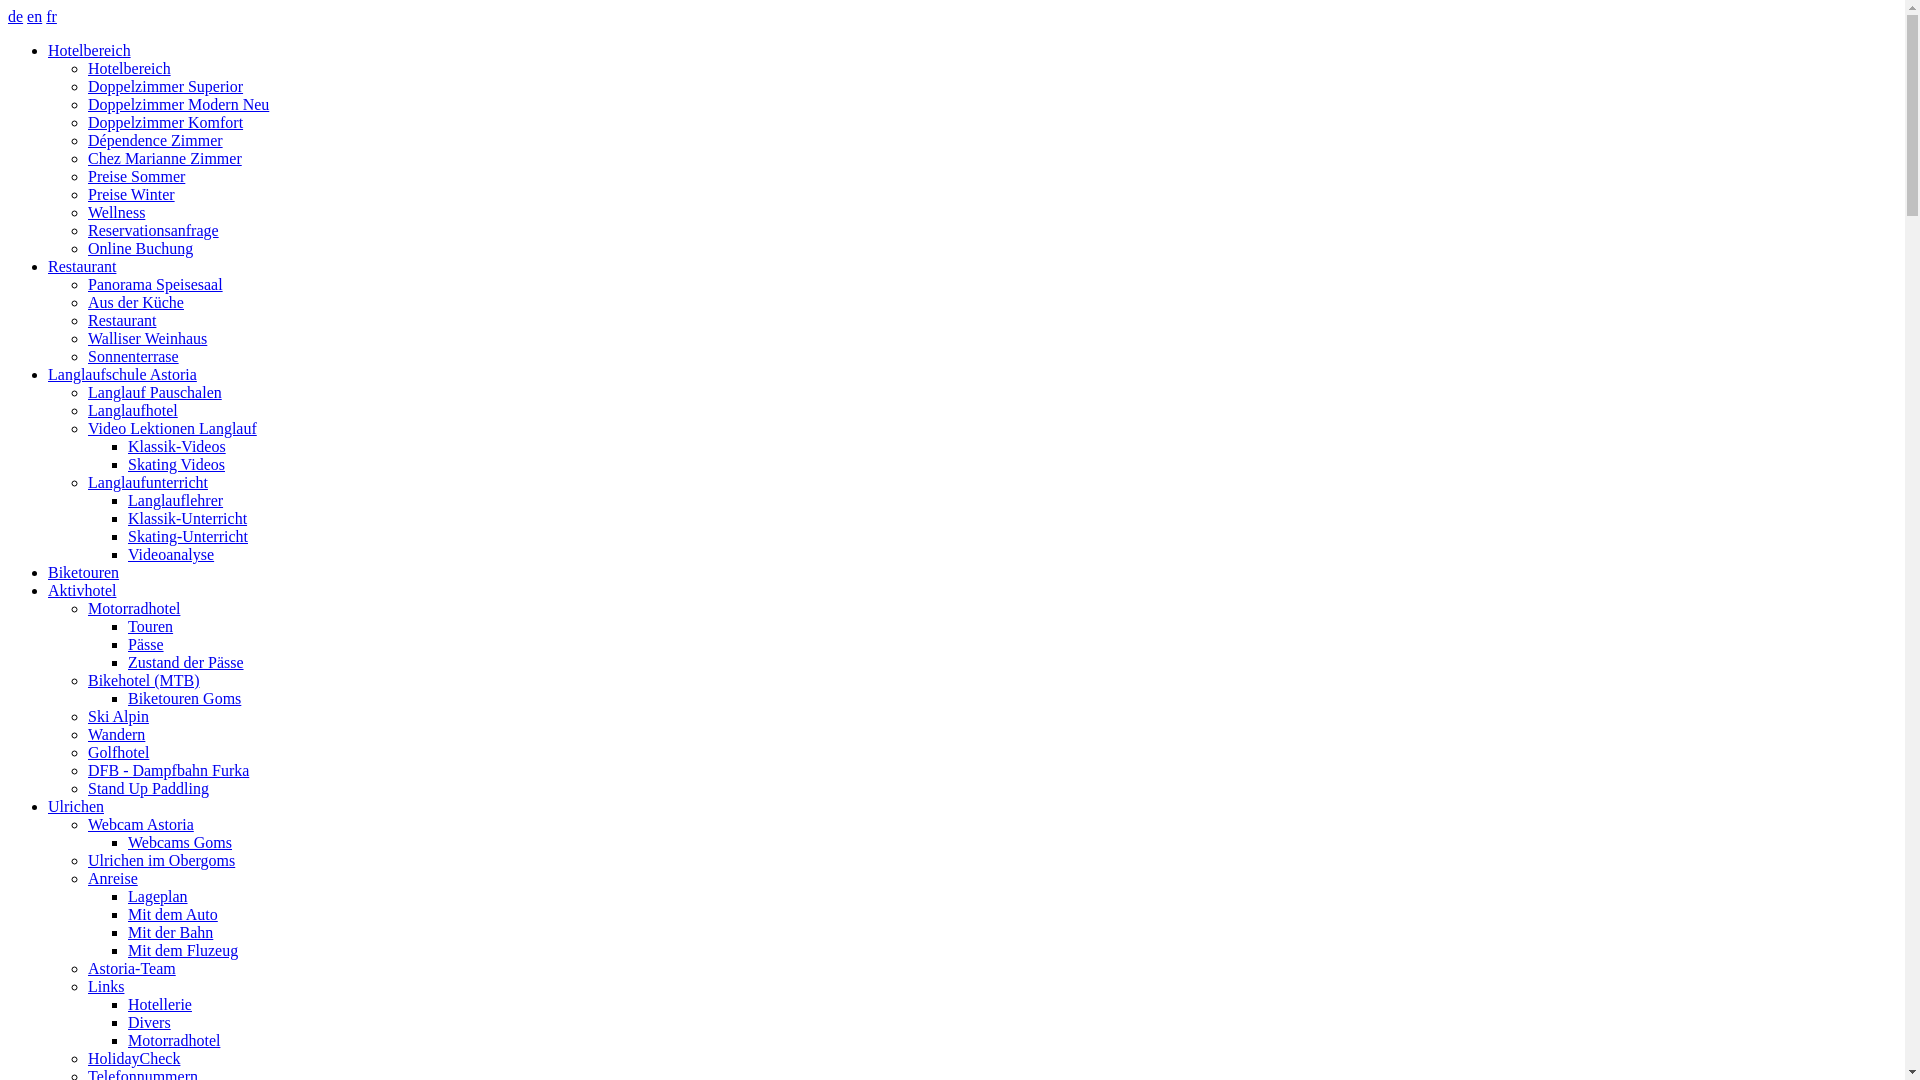 Image resolution: width=1920 pixels, height=1080 pixels. What do you see at coordinates (184, 697) in the screenshot?
I see `'Biketouren Goms'` at bounding box center [184, 697].